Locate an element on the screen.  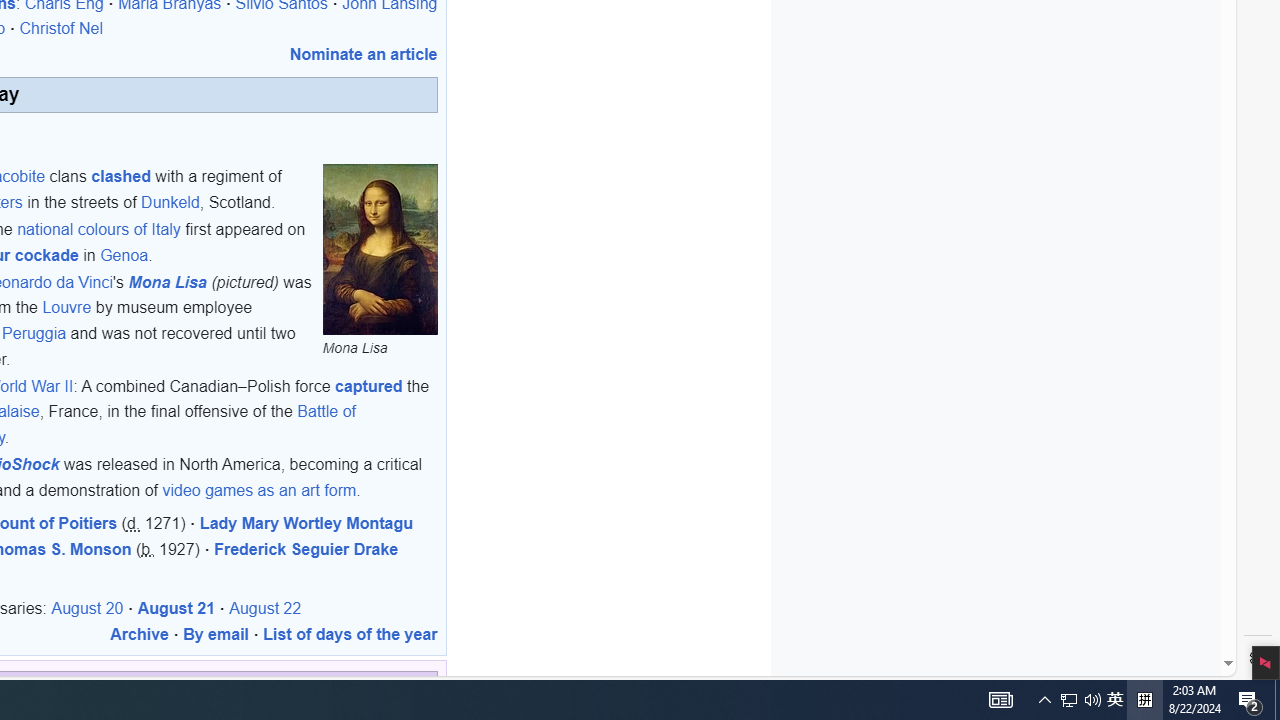
'video games as an art form' is located at coordinates (258, 489).